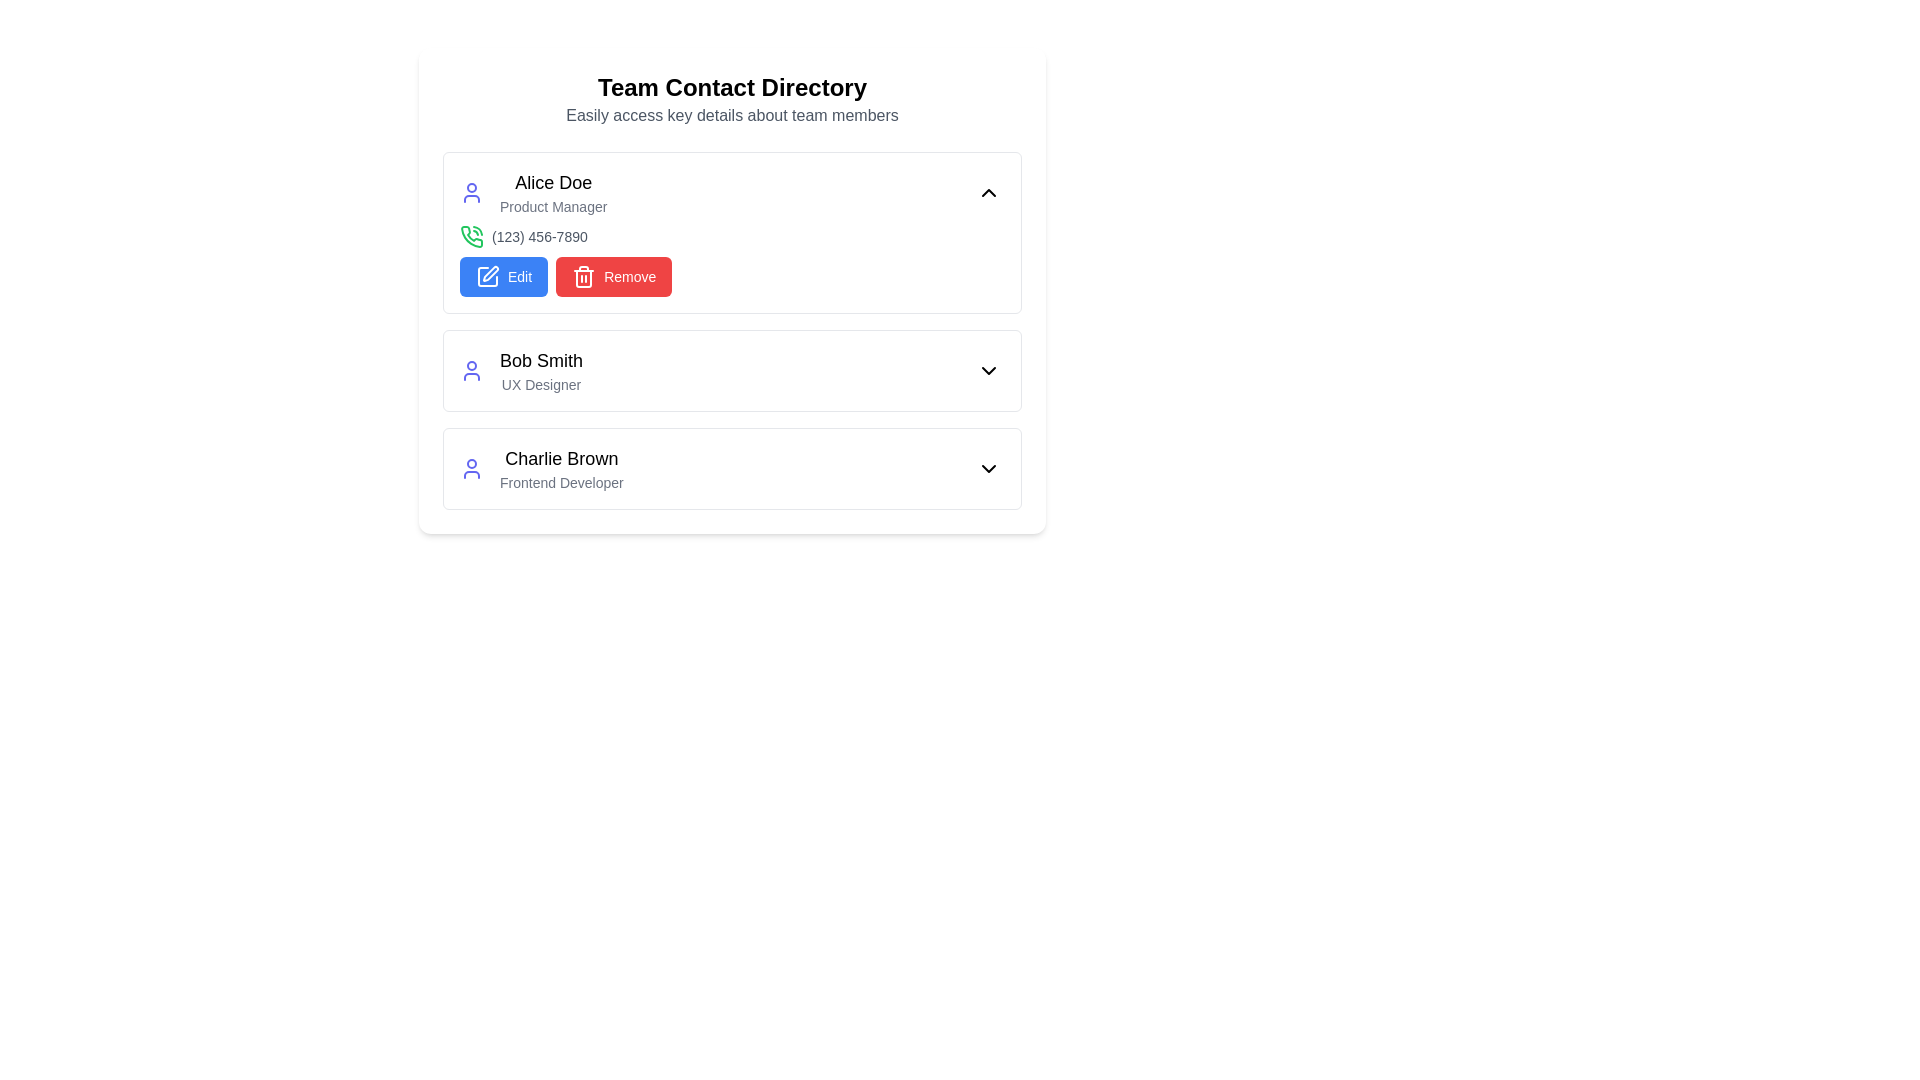 The height and width of the screenshot is (1080, 1920). Describe the element at coordinates (490, 273) in the screenshot. I see `the pen-like graphical icon in the top-left corner of the card labeled 'Alice Doe' in the 'Team Contact Directory'` at that location.